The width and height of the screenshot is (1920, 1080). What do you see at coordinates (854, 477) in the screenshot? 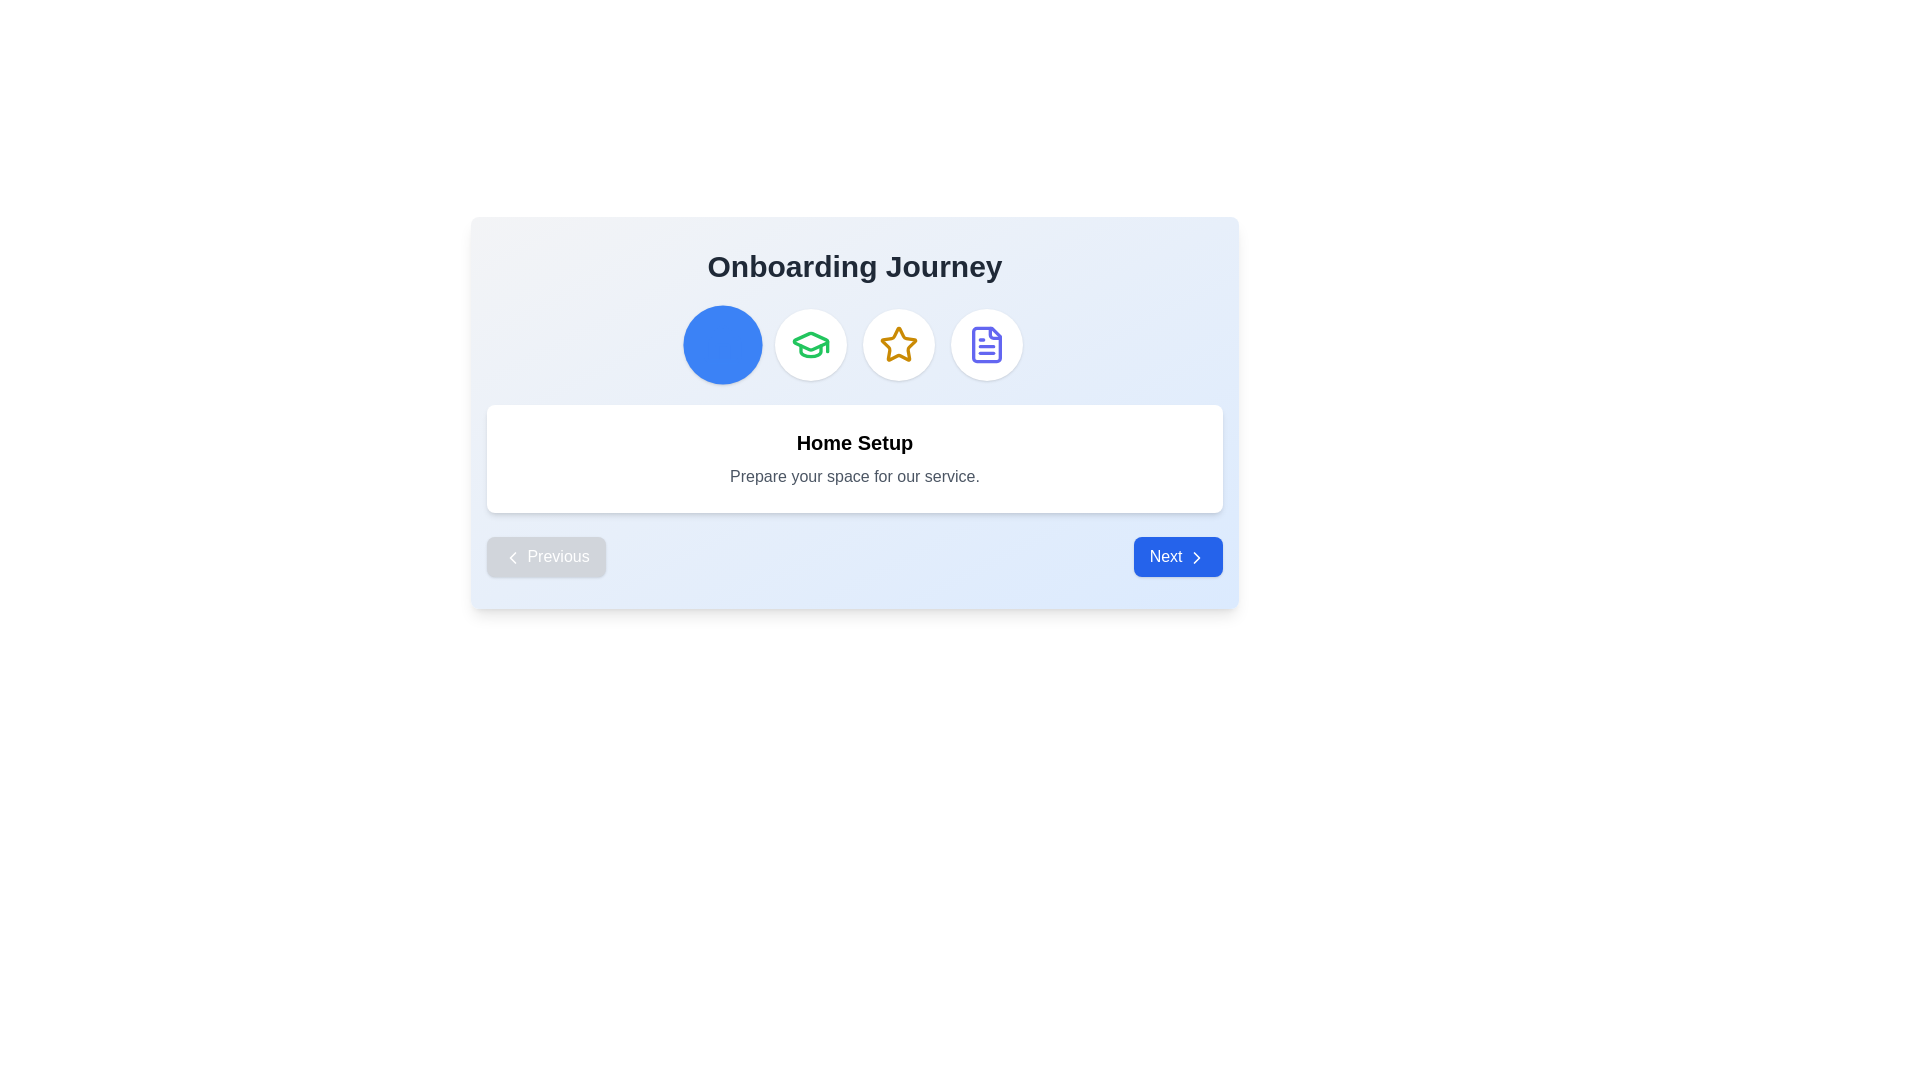
I see `the text element displaying 'Prepare your space for our service.' which is centrally aligned below the 'Home Setup' heading` at bounding box center [854, 477].